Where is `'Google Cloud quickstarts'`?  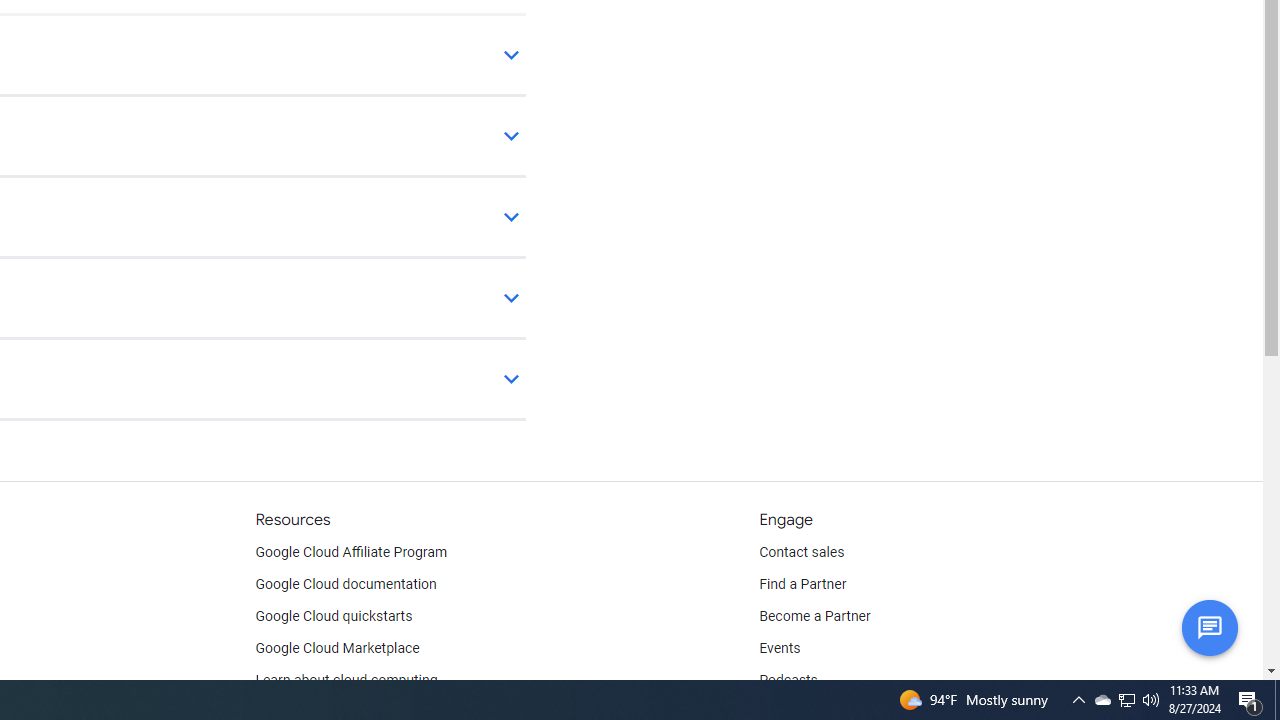
'Google Cloud quickstarts' is located at coordinates (334, 616).